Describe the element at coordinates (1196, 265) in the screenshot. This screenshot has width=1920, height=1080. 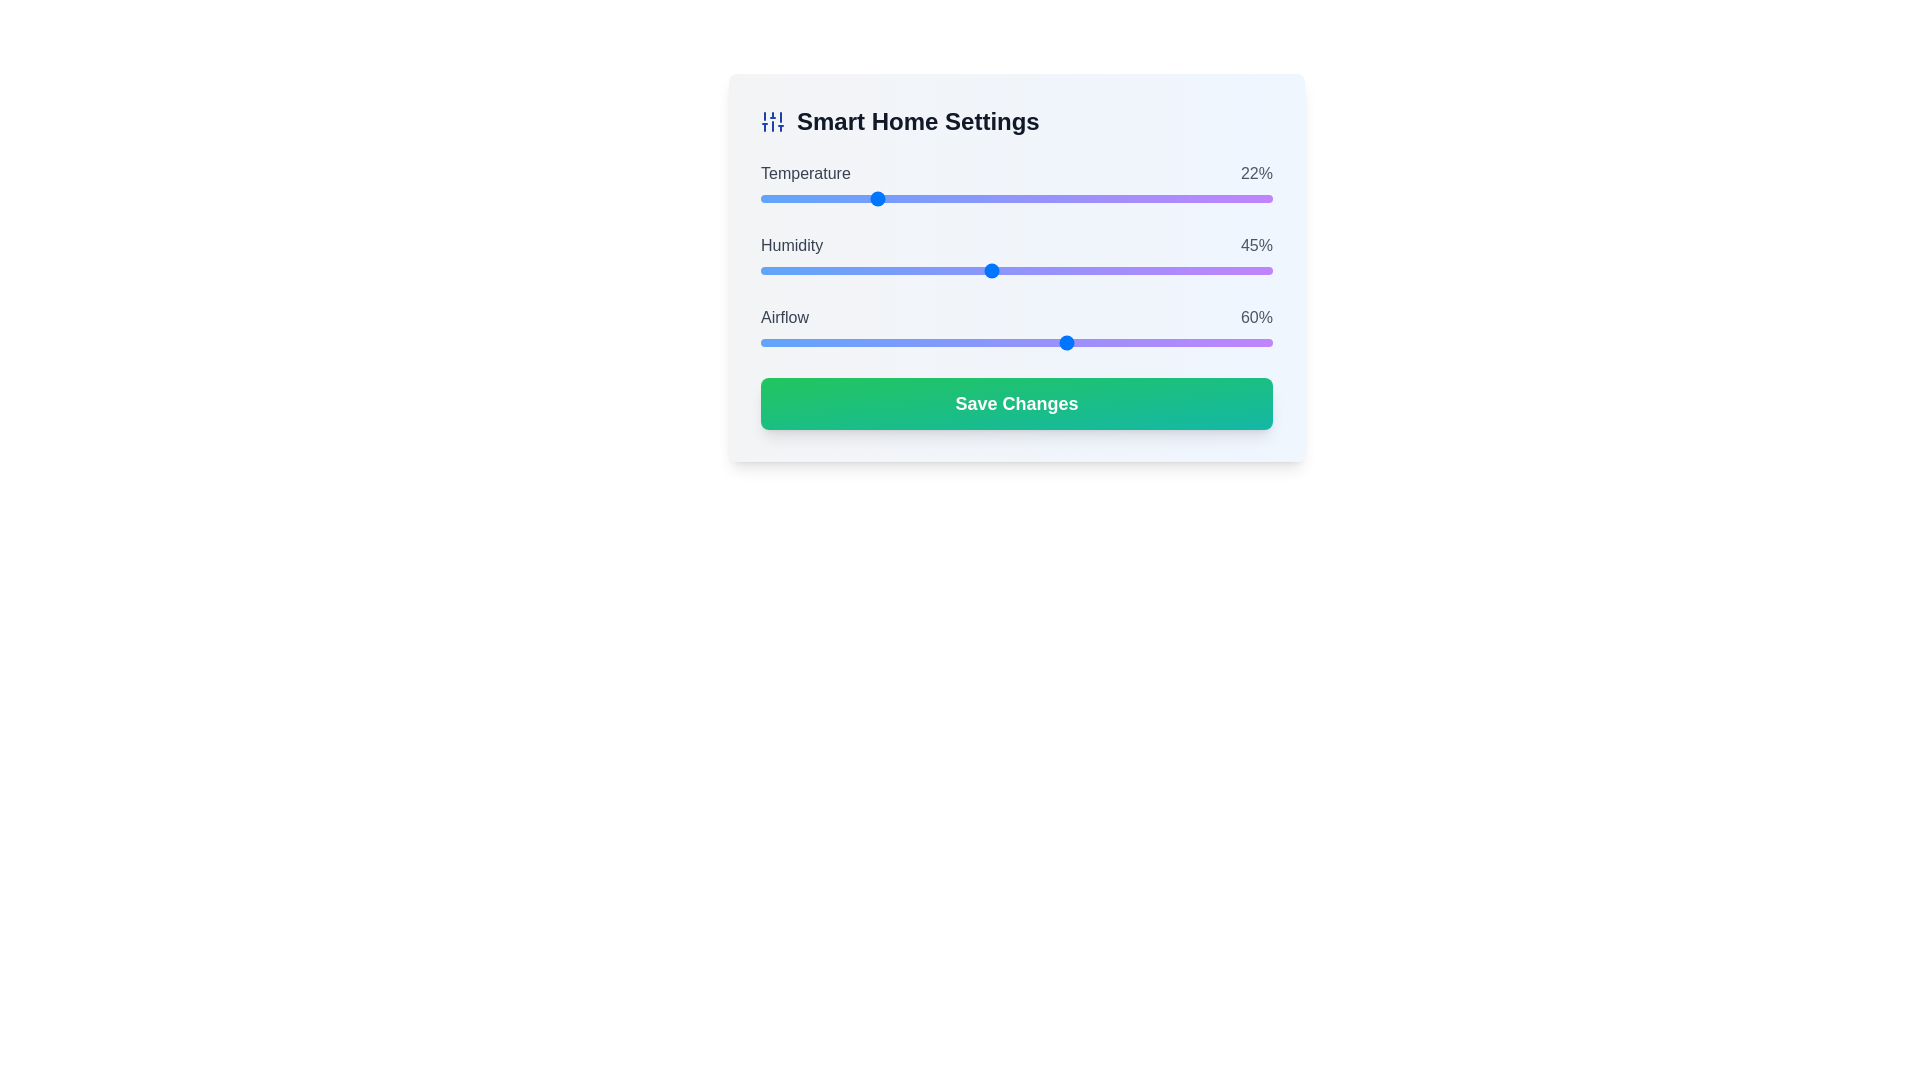
I see `the humidity level` at that location.